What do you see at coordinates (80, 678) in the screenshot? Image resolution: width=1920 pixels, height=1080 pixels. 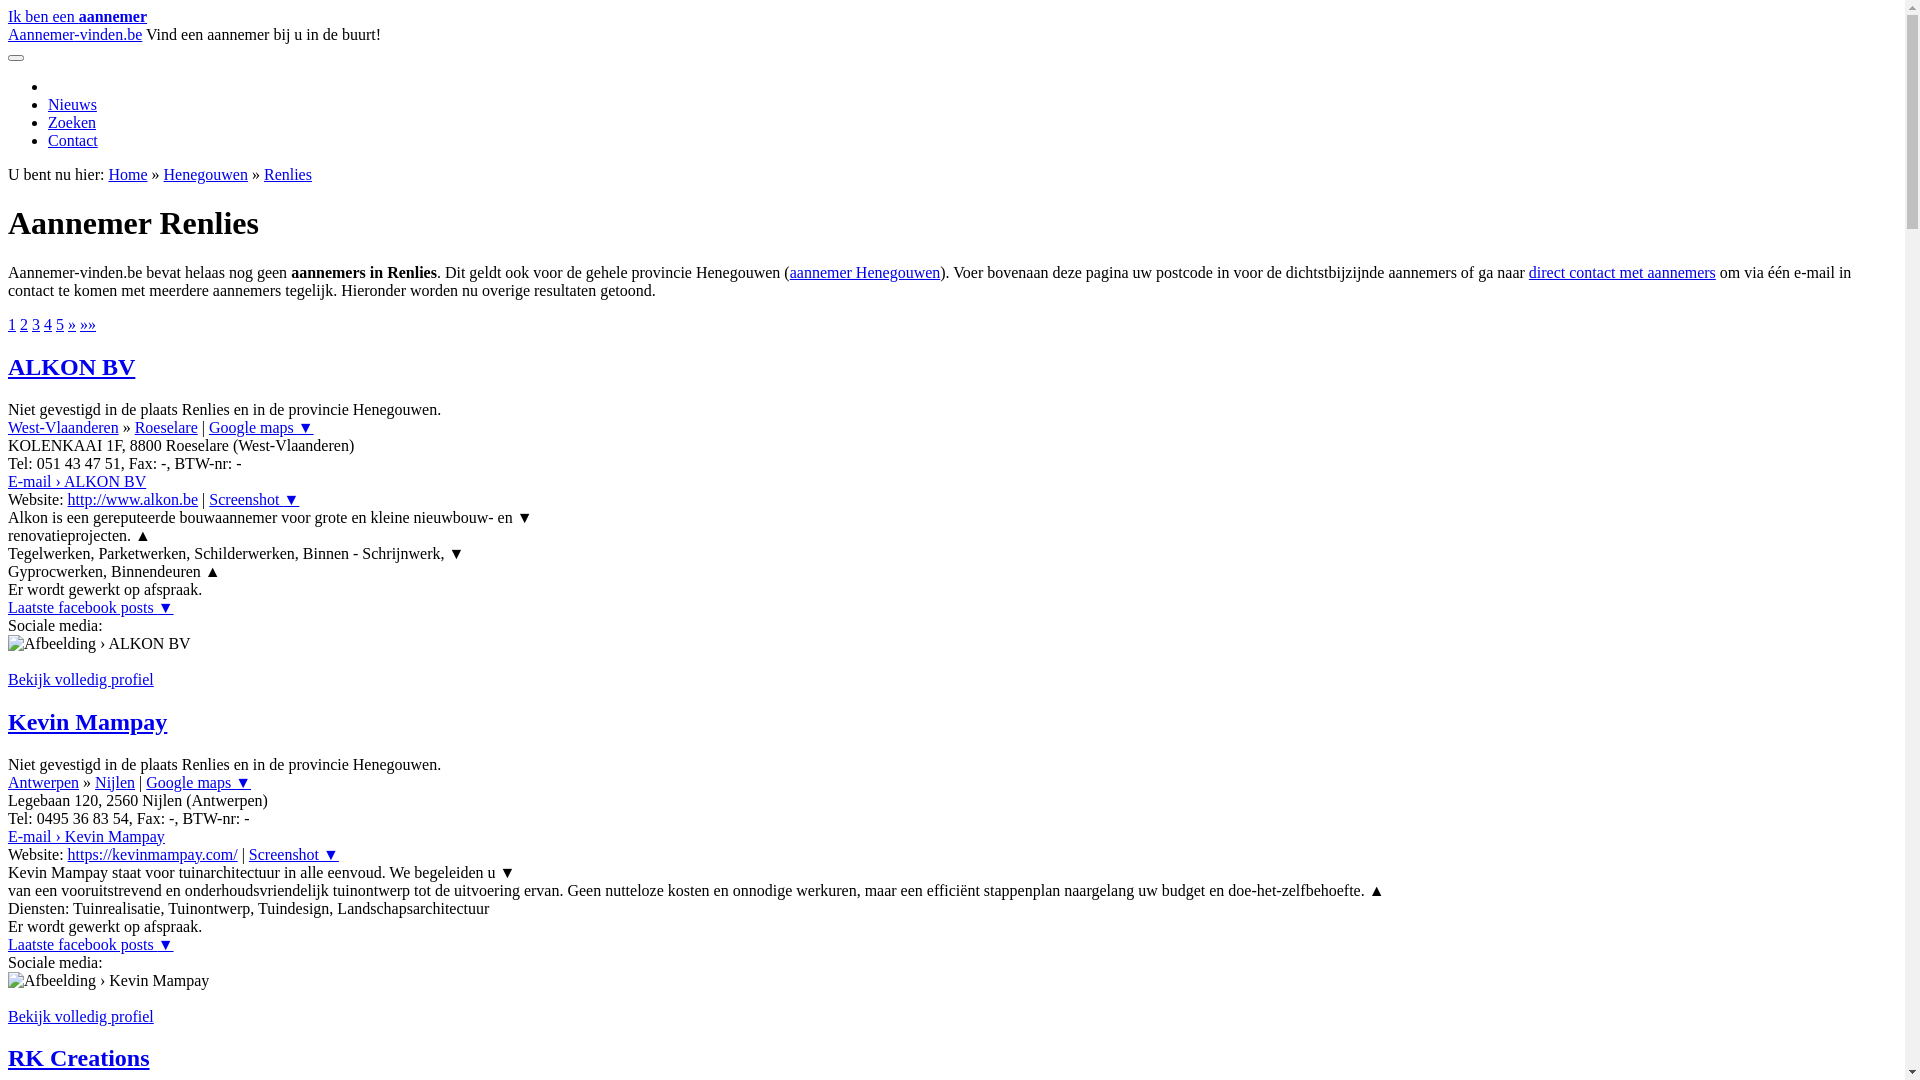 I see `'Bekijk volledig profiel'` at bounding box center [80, 678].